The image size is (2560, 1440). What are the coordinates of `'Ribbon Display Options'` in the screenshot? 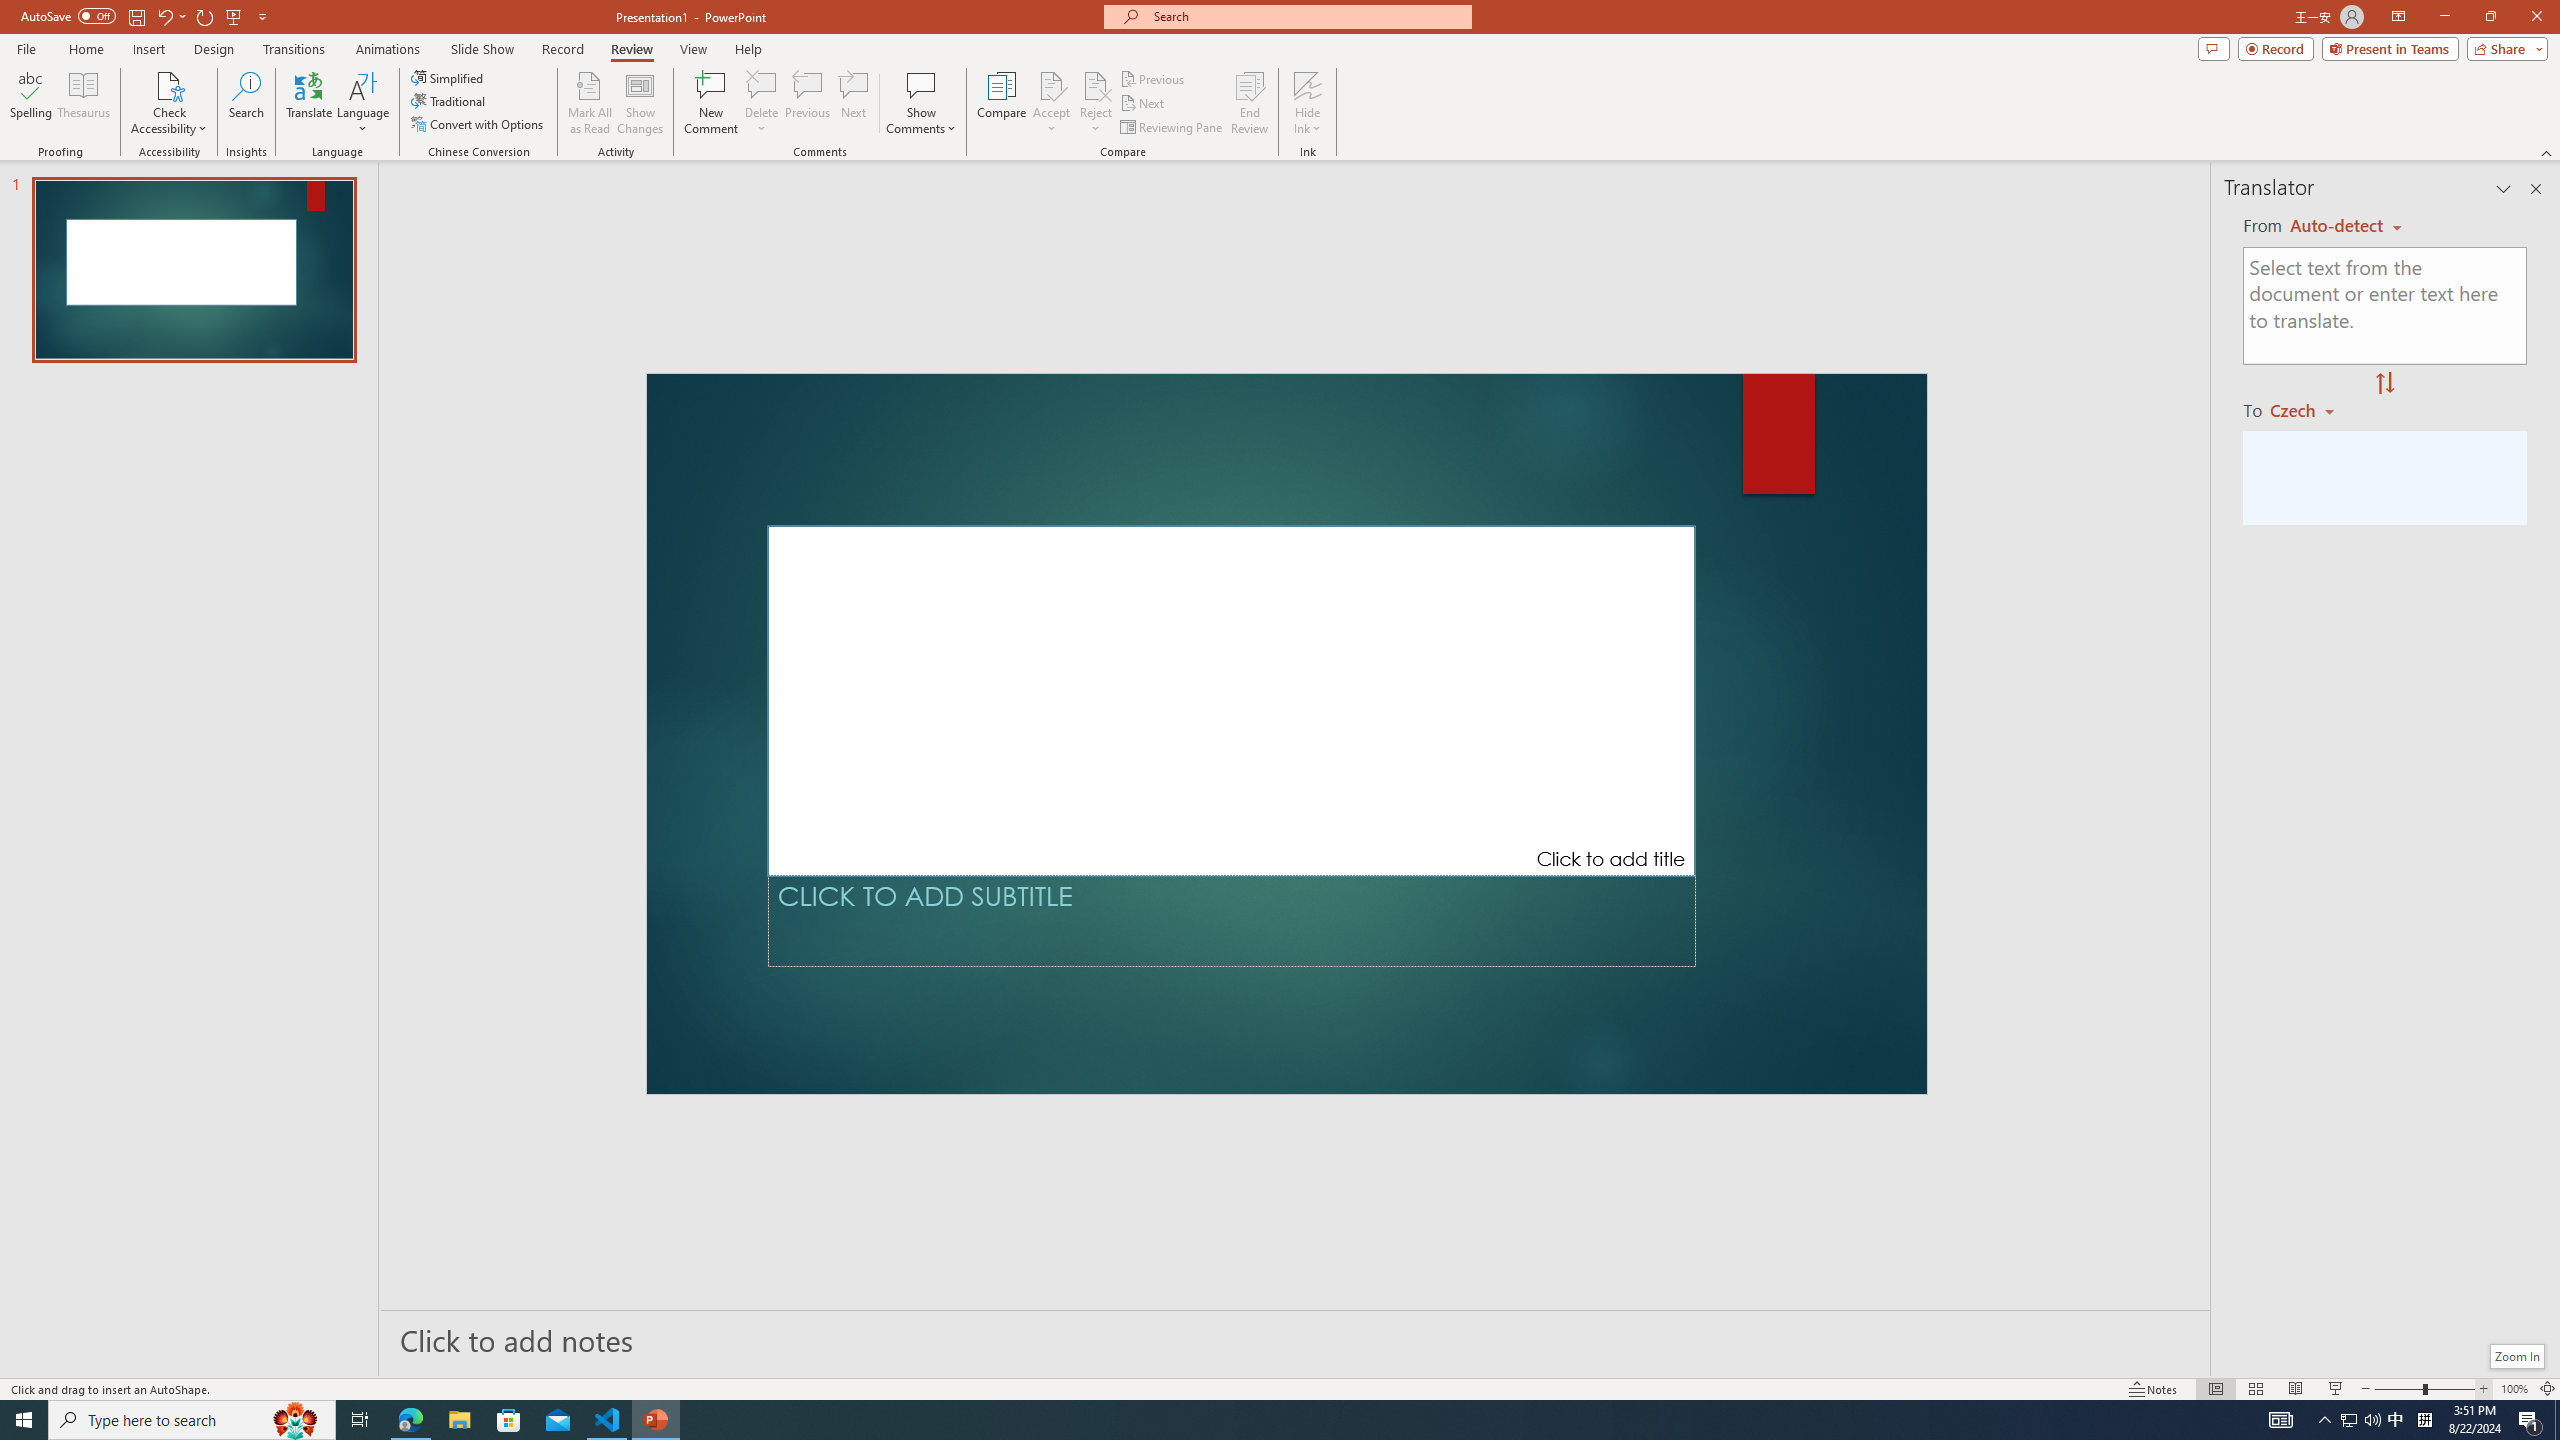 It's located at (2397, 16).